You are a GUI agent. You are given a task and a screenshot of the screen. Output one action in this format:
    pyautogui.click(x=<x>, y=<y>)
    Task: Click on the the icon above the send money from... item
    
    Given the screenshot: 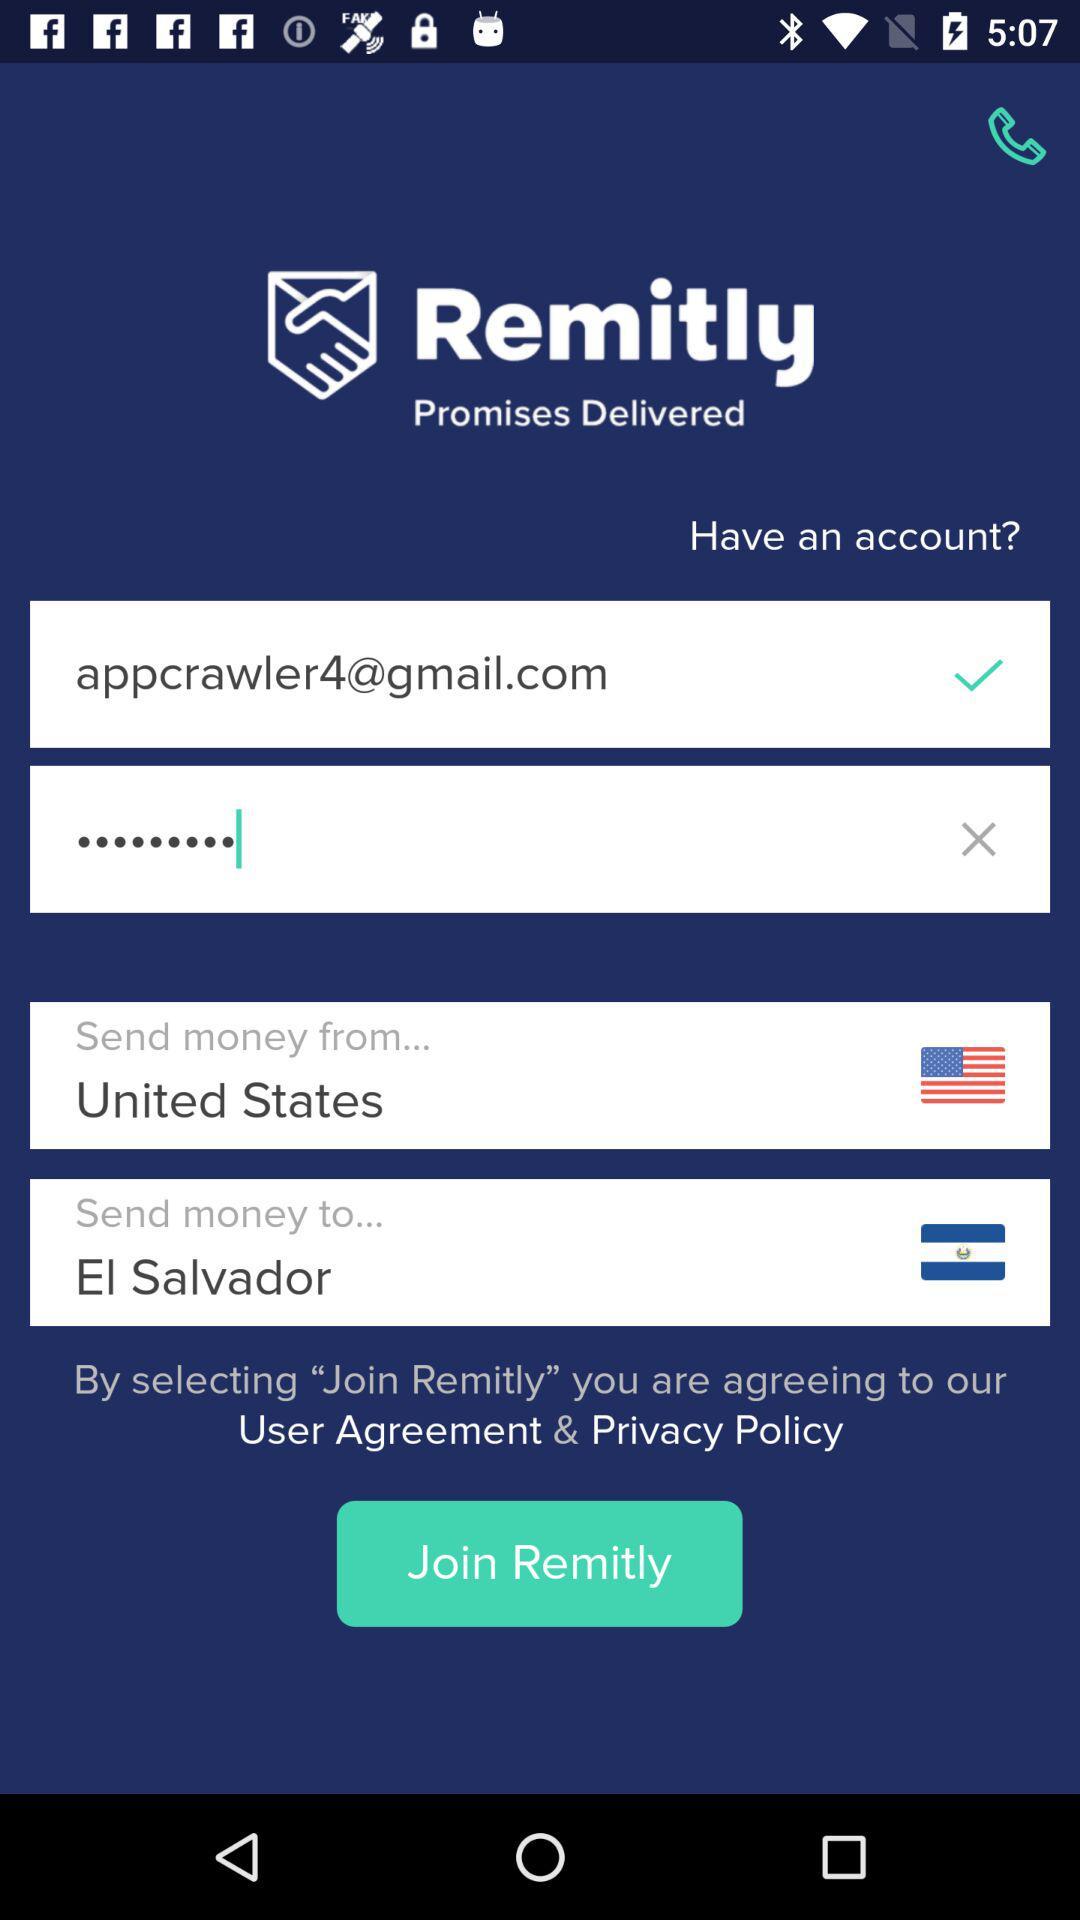 What is the action you would take?
    pyautogui.click(x=540, y=839)
    